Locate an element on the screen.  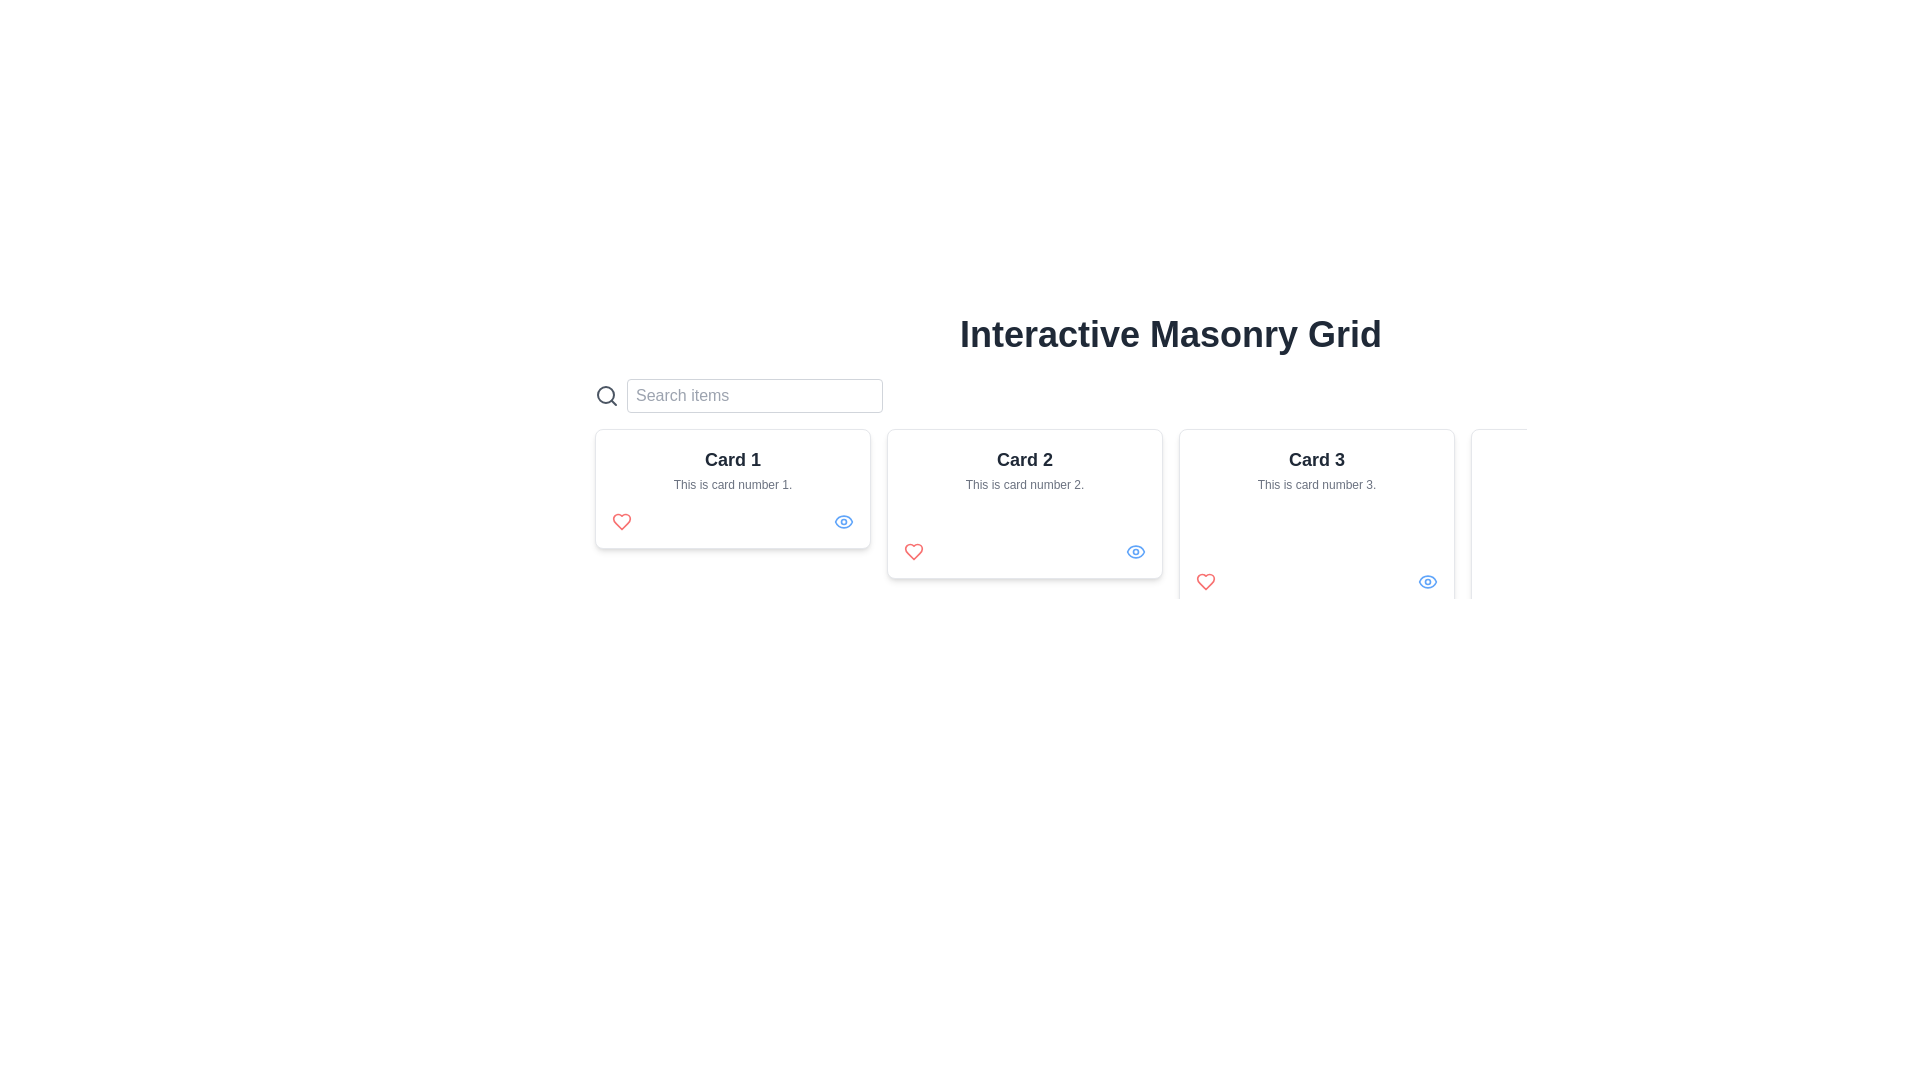
the static text that reads 'This is card number 2.', which is styled in a small, light gray font and positioned directly below the title 'Card 2' is located at coordinates (1025, 485).